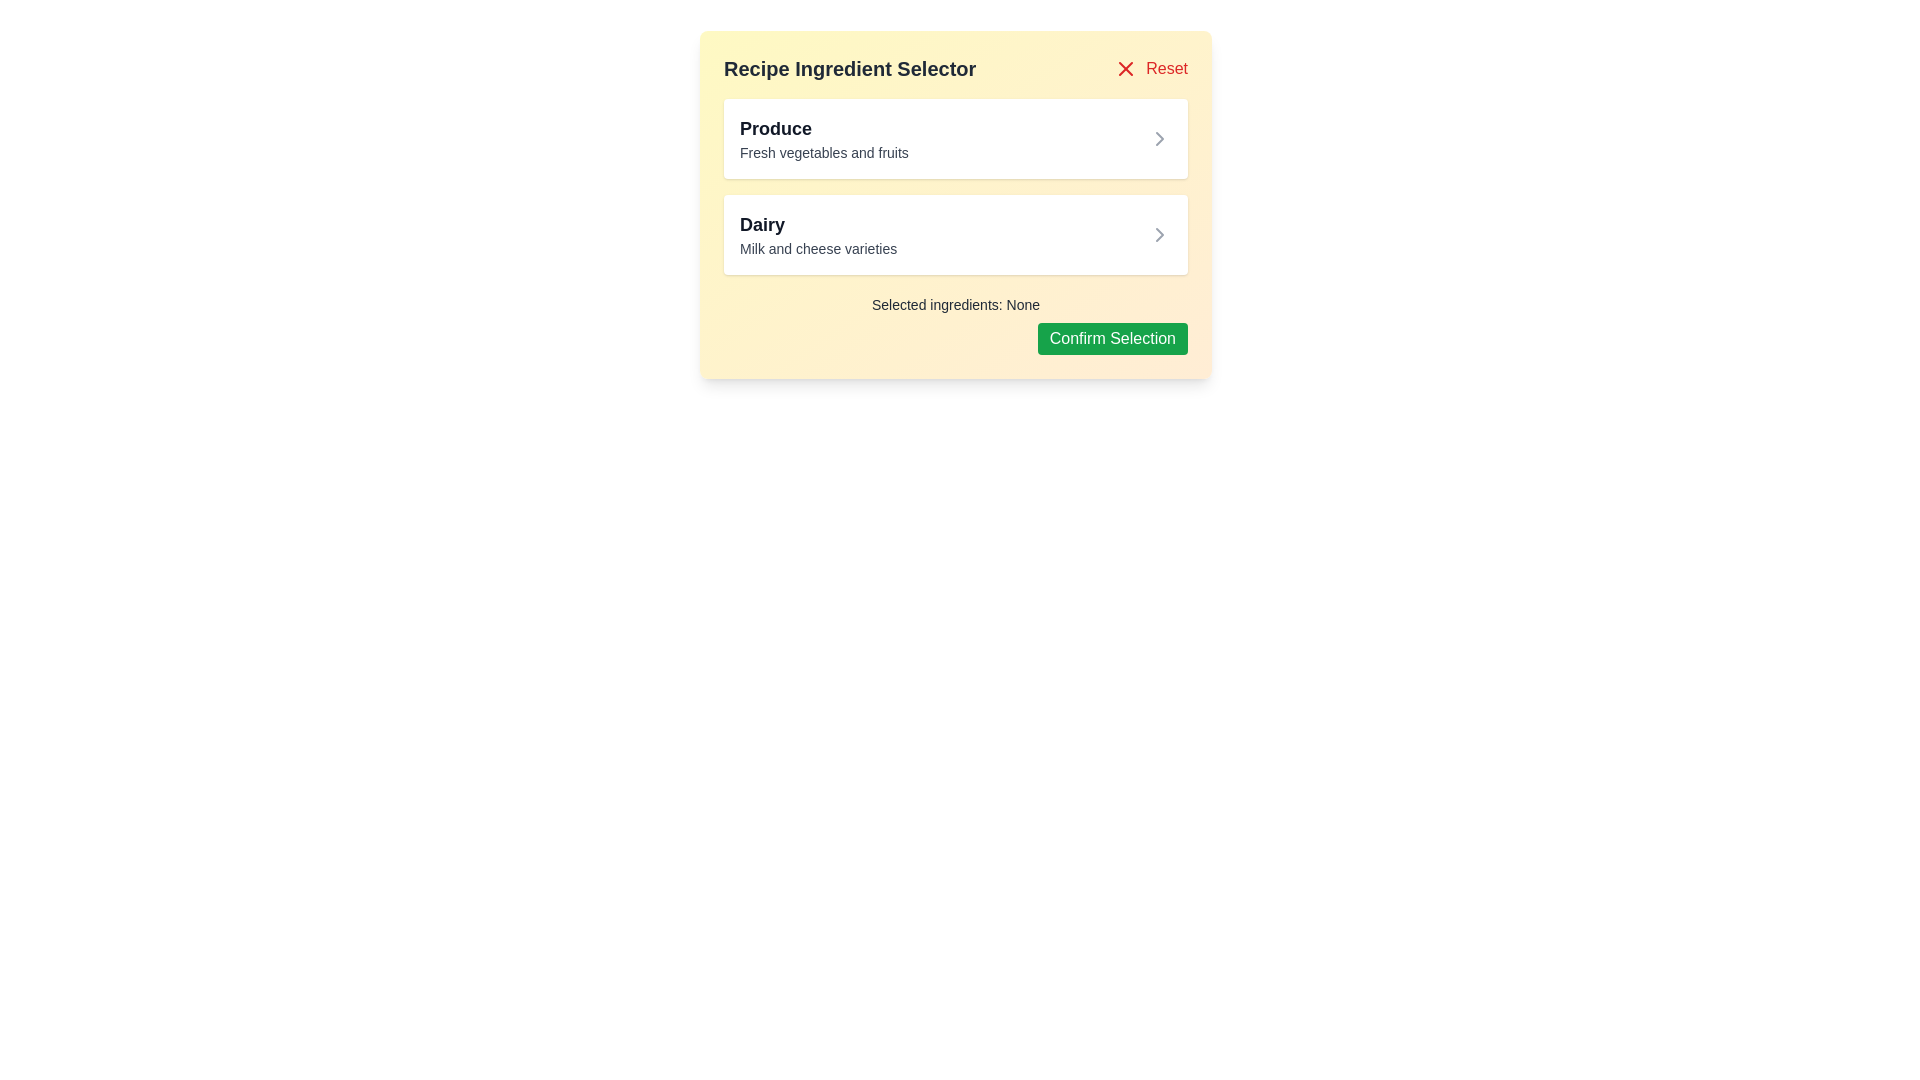  I want to click on the right-pointing chevron icon next to 'Milk and cheese varieties' in the 'Dairy' section of the 'Recipe Ingredient Selector', so click(1160, 234).